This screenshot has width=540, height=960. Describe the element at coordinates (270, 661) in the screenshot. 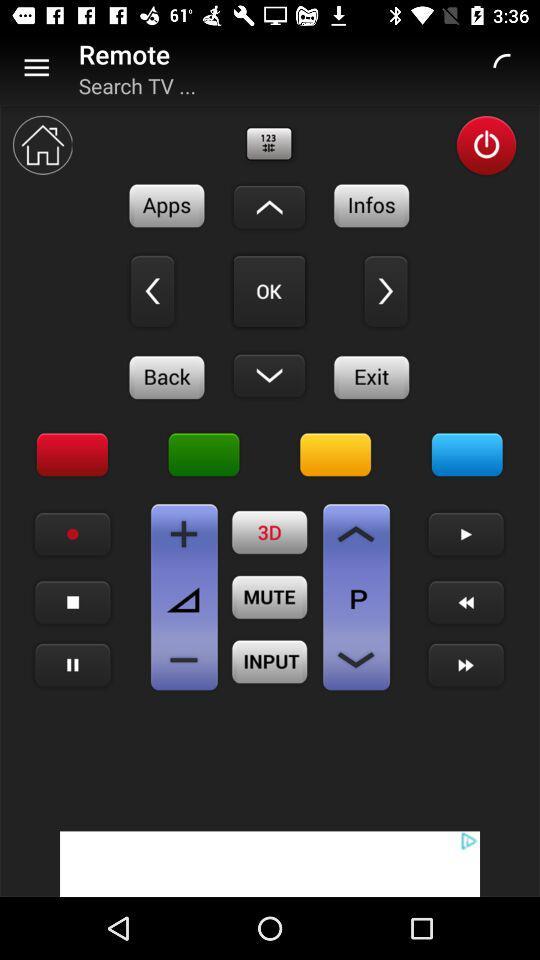

I see `switch input video` at that location.